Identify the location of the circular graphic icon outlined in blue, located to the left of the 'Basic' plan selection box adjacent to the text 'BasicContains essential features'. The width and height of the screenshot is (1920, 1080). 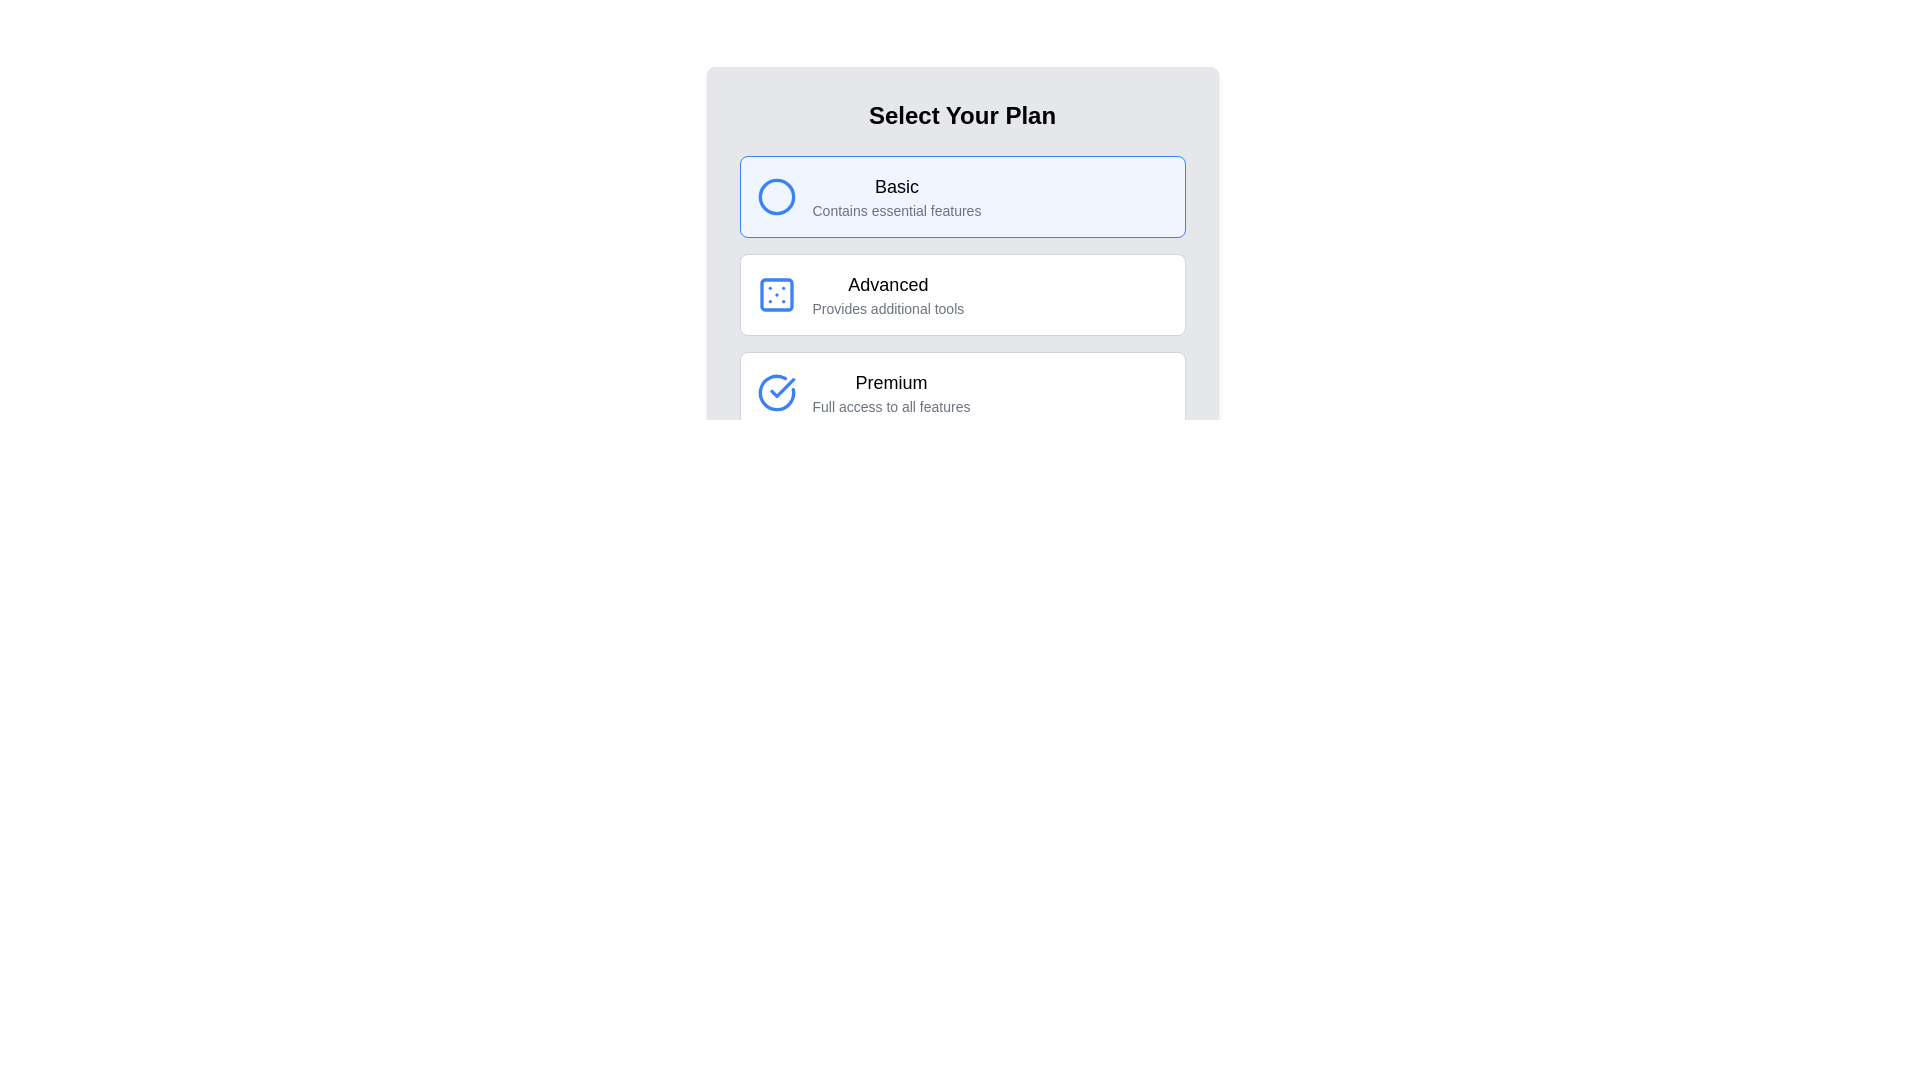
(775, 196).